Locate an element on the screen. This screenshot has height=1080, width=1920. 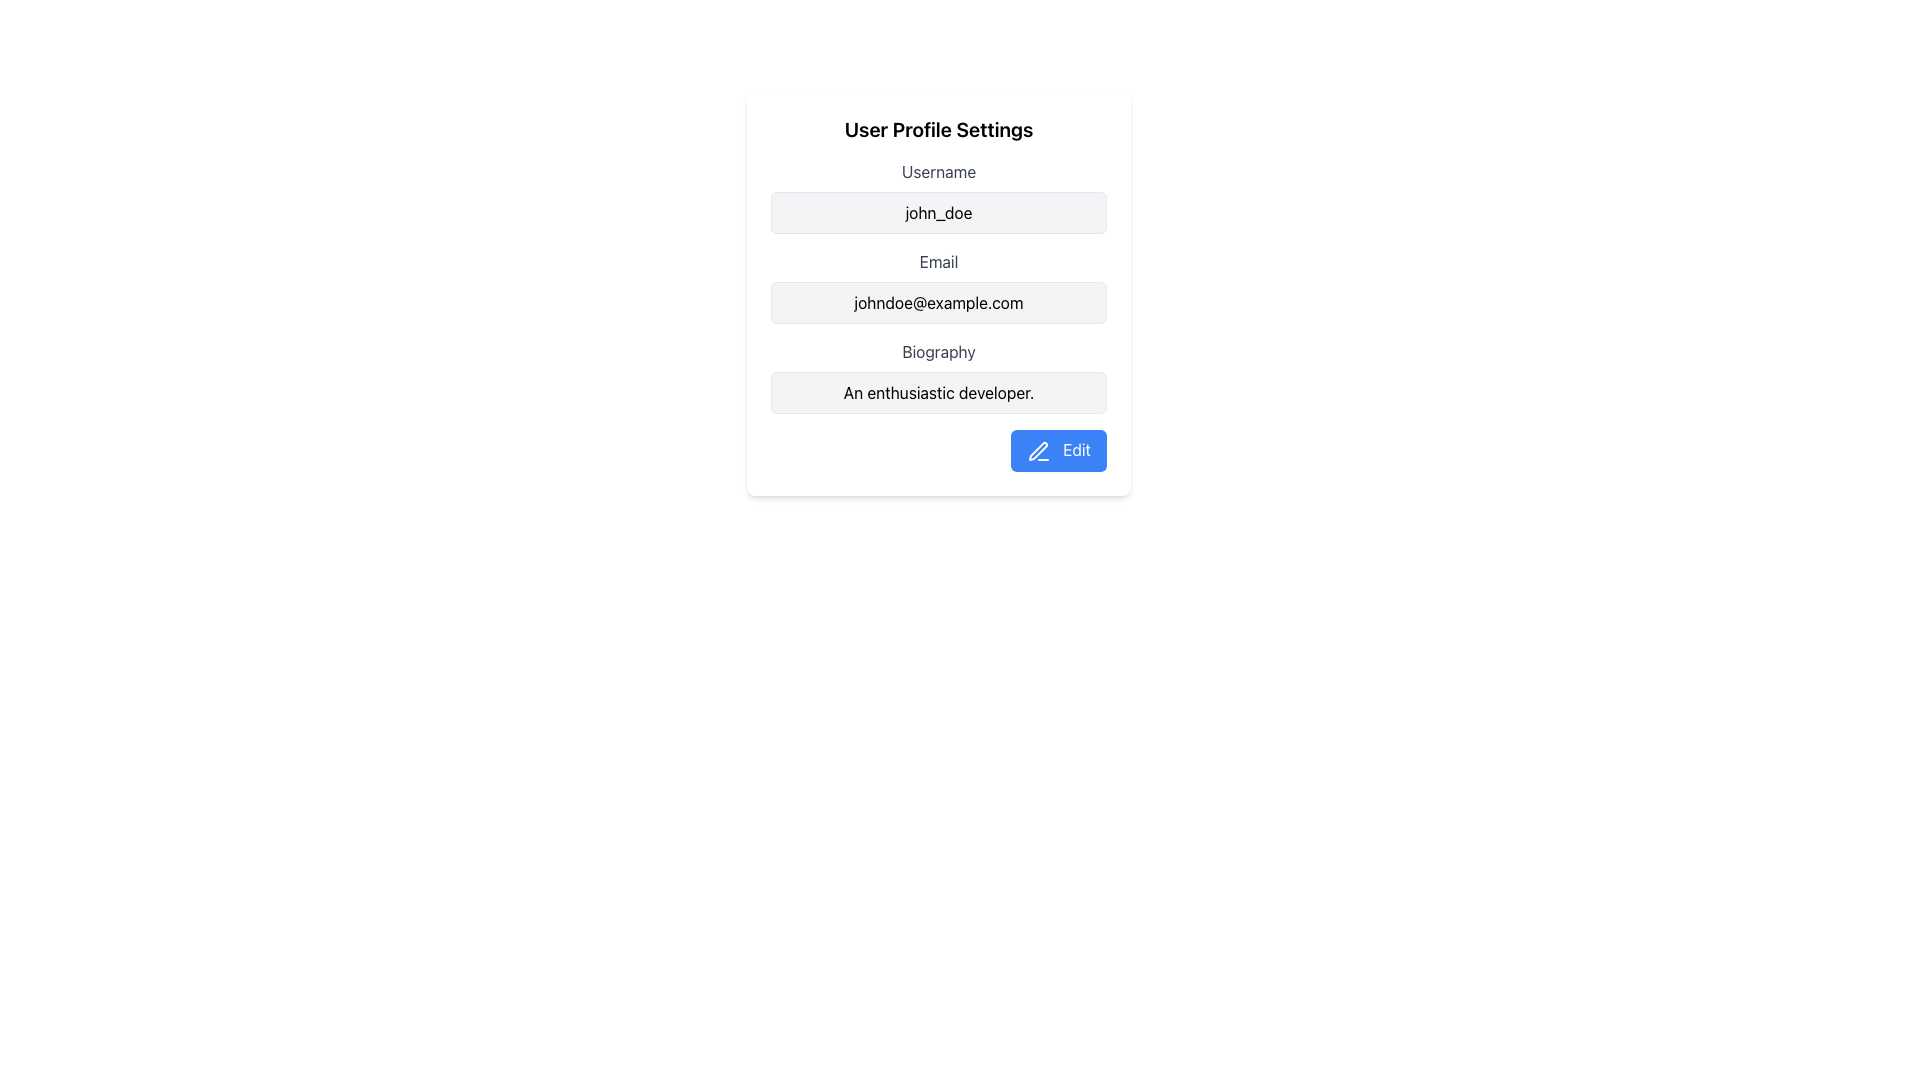
the 'Biography' text label, which is styled in gray and positioned above the descriptive text under 'User Profile Settings' is located at coordinates (938, 350).